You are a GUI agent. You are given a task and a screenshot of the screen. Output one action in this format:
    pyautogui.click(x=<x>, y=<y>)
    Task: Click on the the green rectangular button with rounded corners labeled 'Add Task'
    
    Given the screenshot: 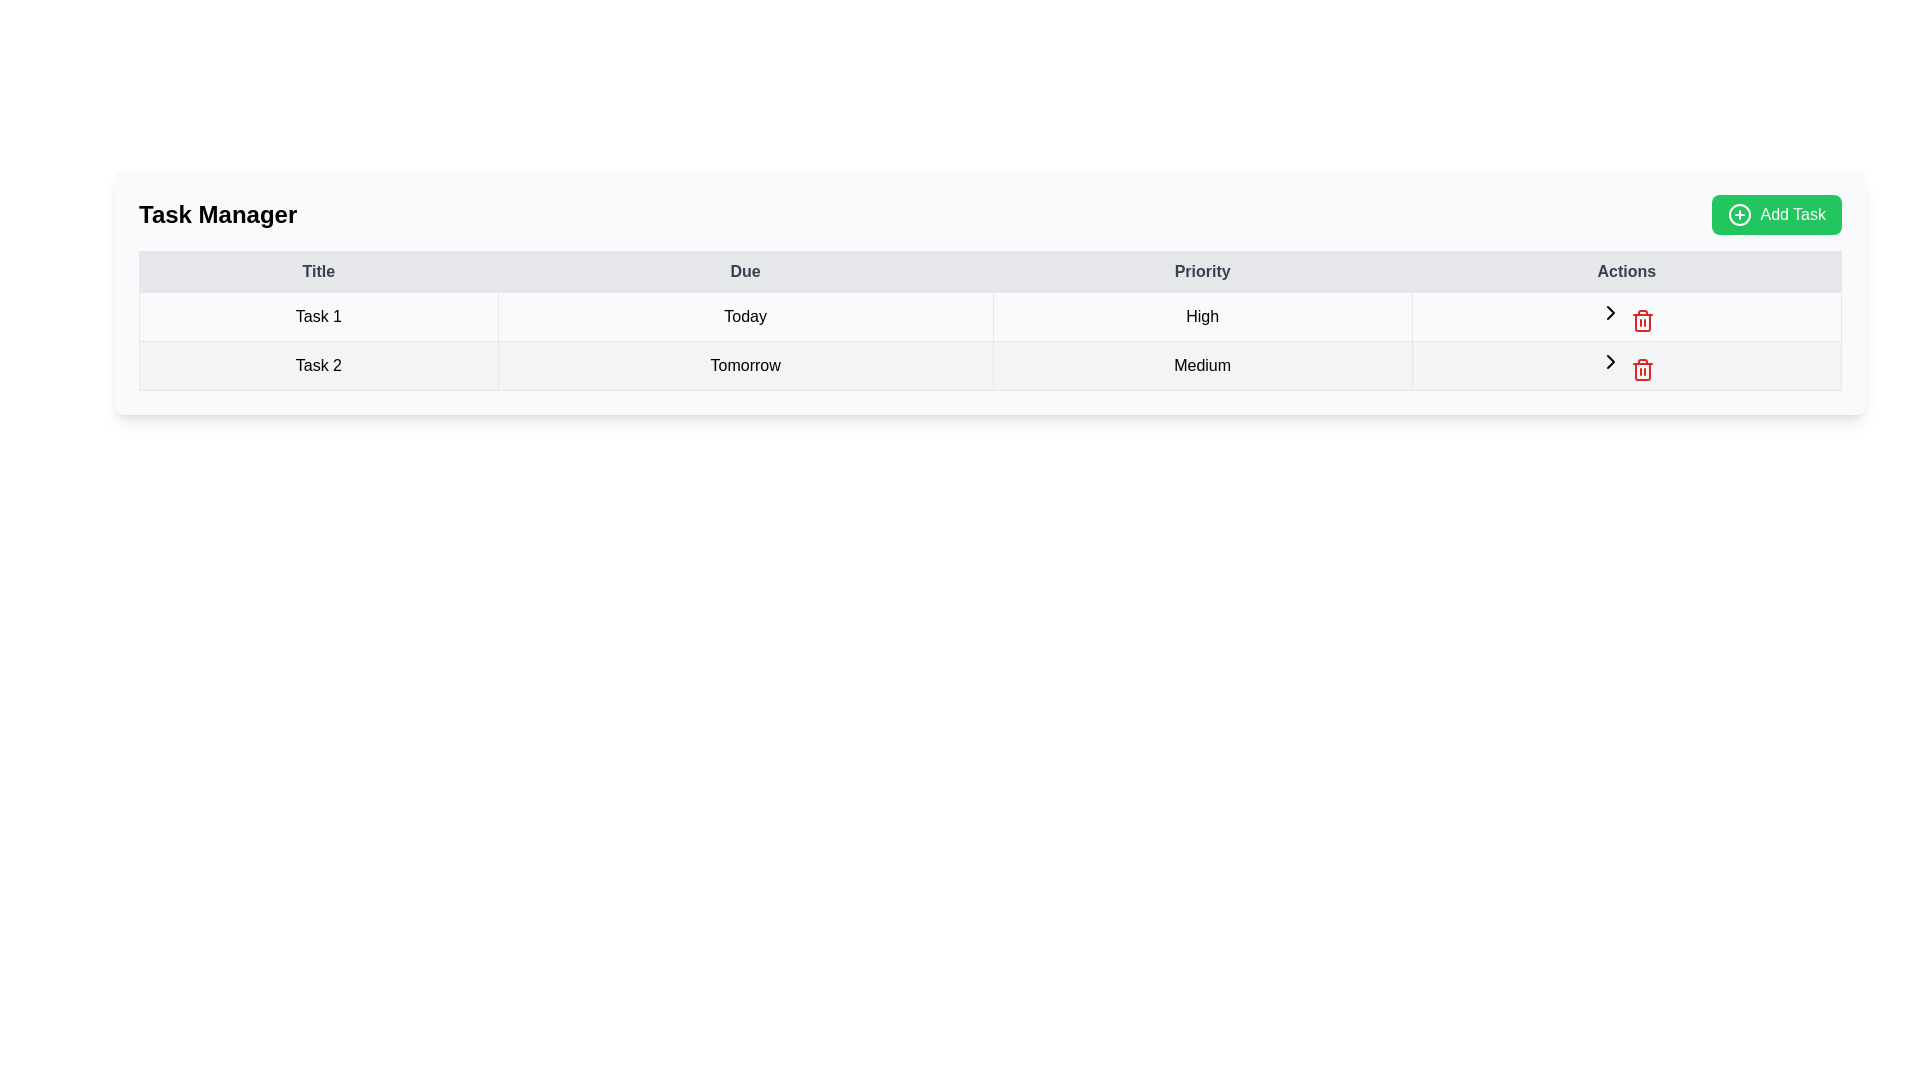 What is the action you would take?
    pyautogui.click(x=1777, y=215)
    